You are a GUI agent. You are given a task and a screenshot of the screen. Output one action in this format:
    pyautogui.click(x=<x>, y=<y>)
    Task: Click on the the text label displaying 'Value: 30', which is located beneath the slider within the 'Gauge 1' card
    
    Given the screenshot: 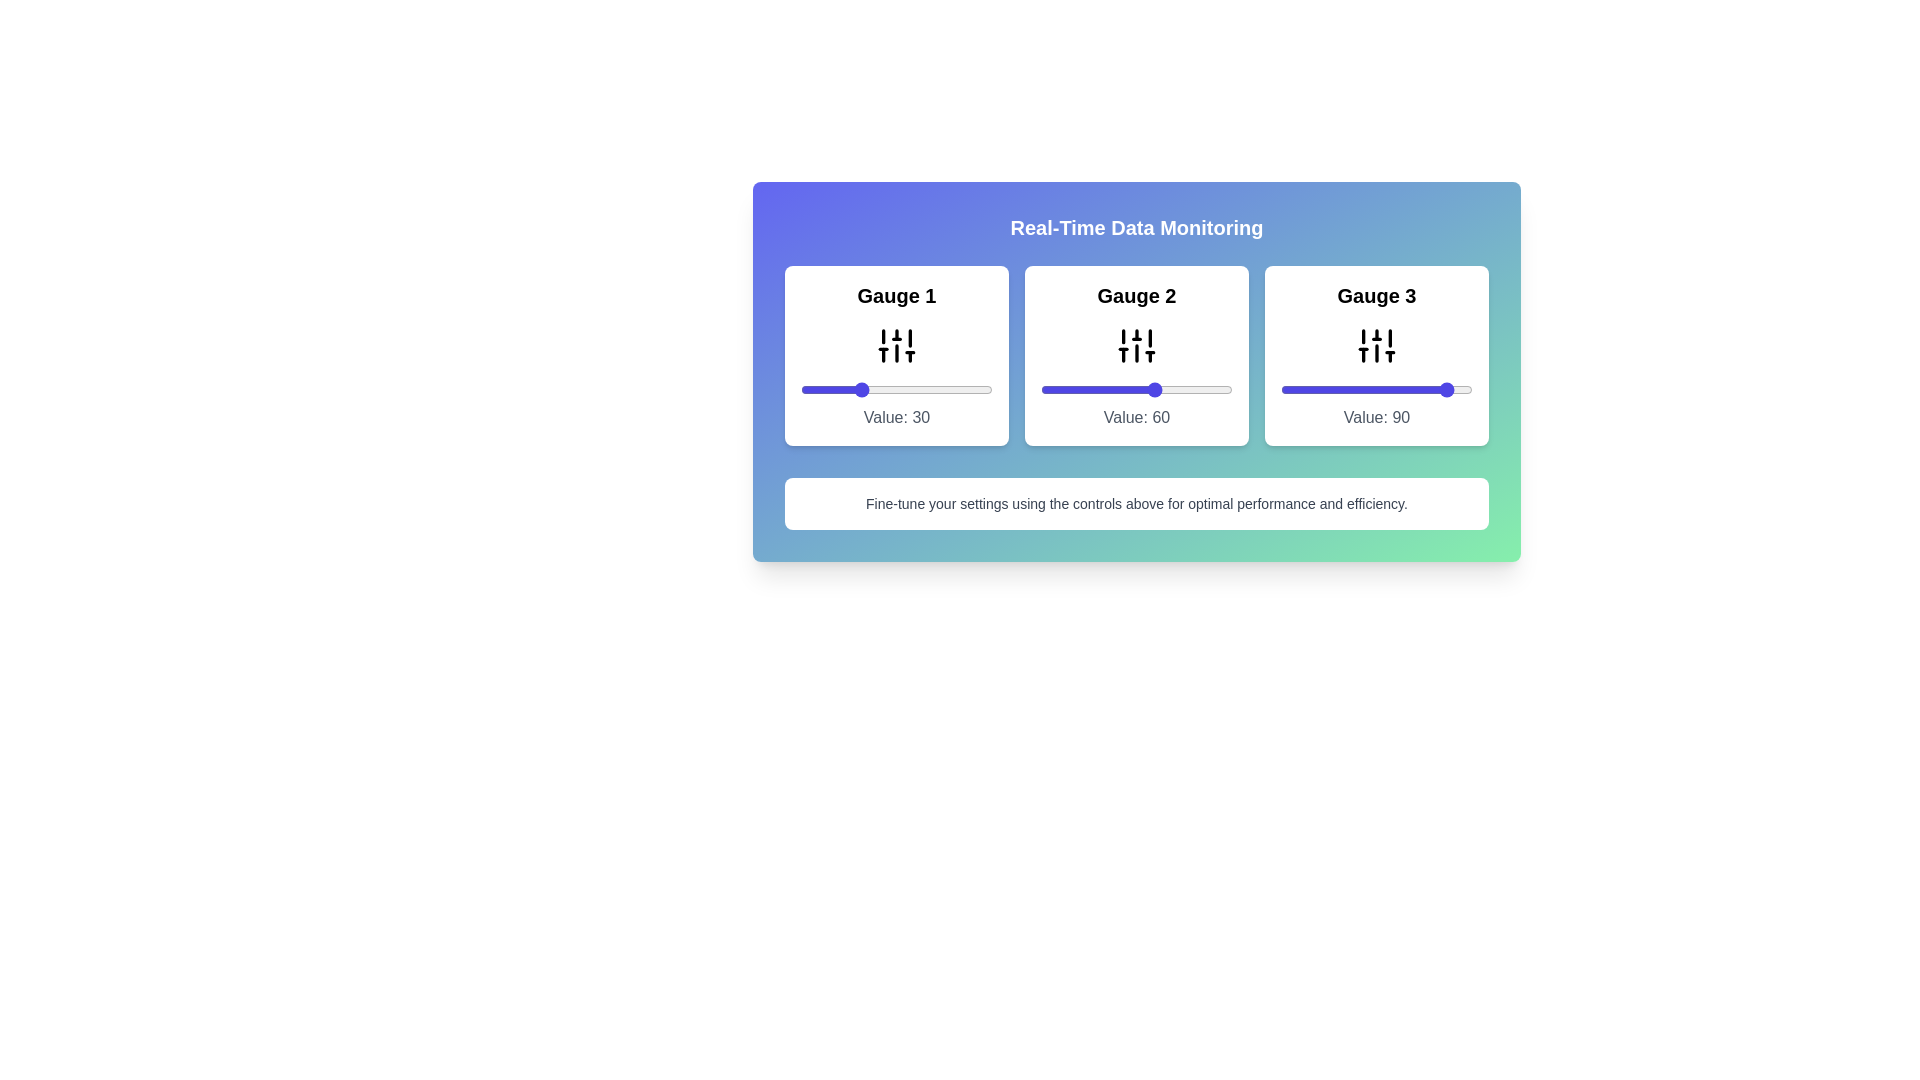 What is the action you would take?
    pyautogui.click(x=896, y=416)
    